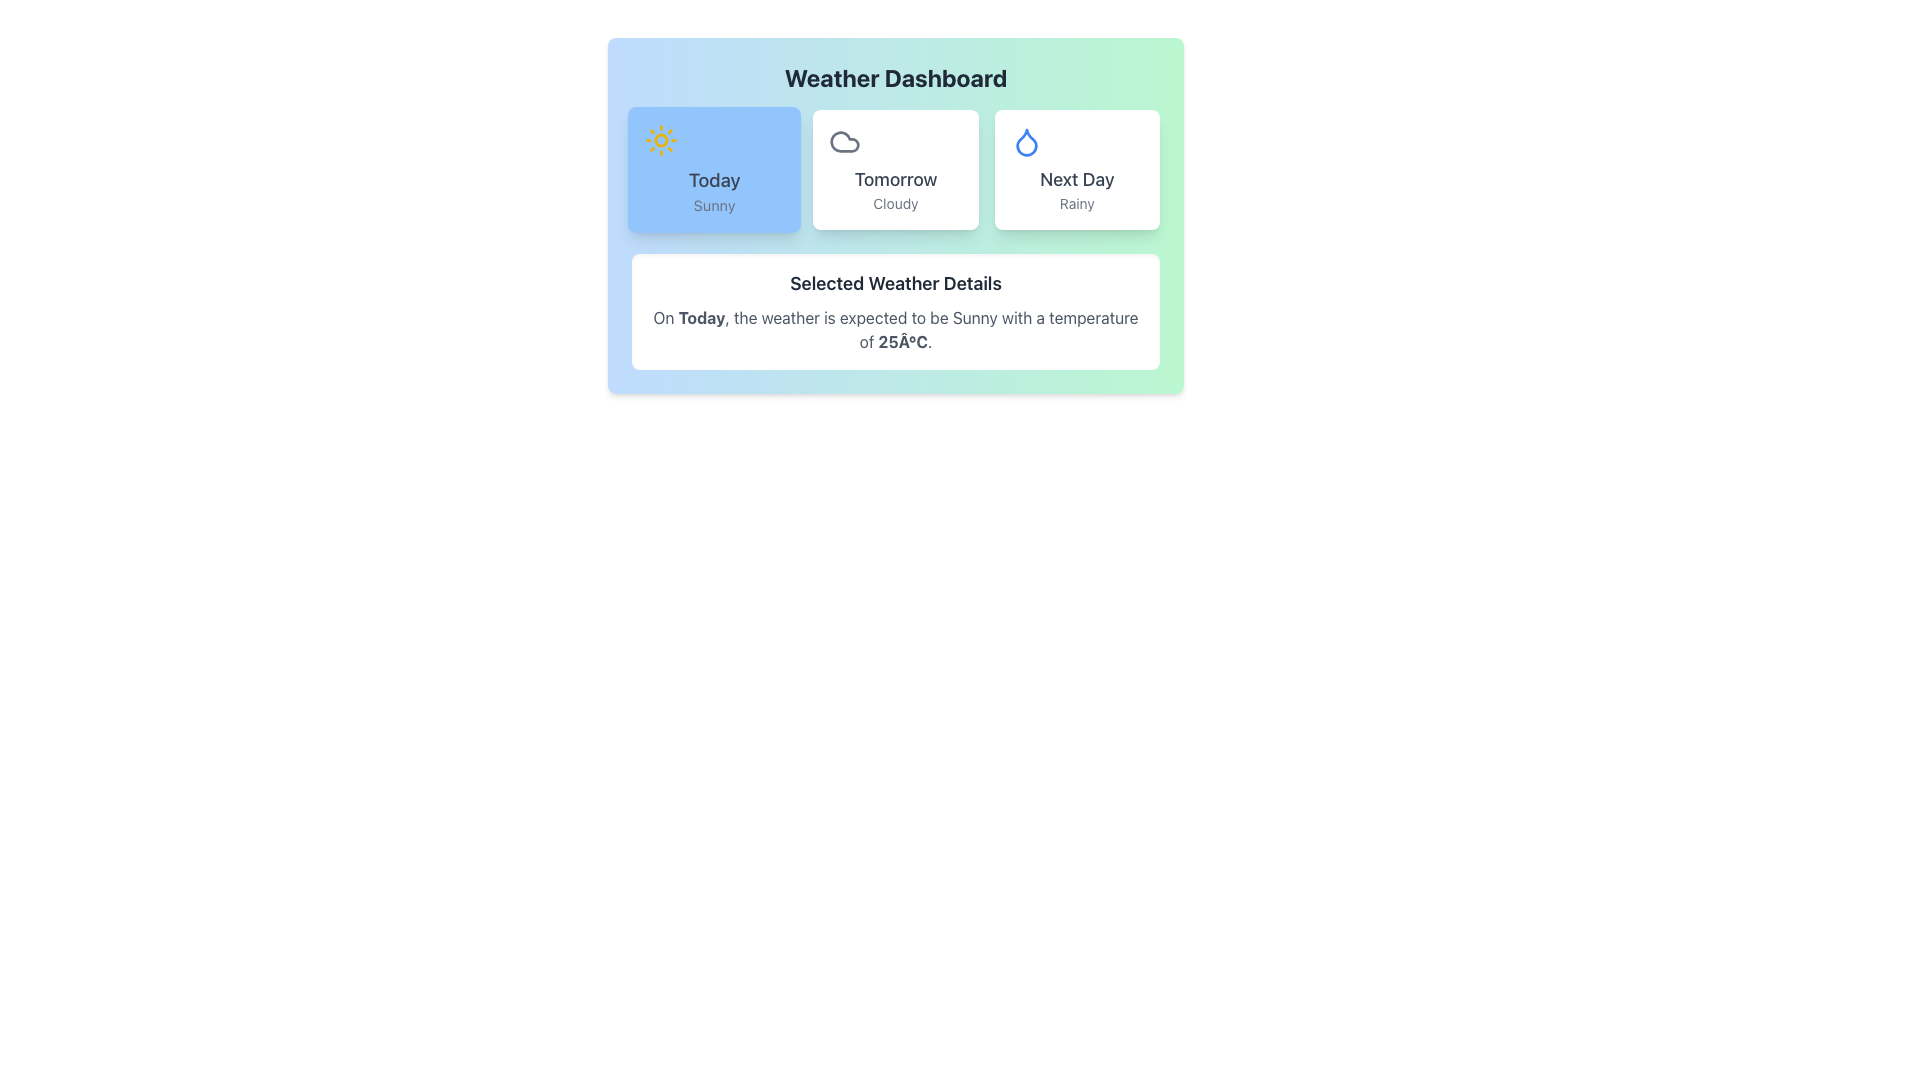 Image resolution: width=1920 pixels, height=1080 pixels. What do you see at coordinates (895, 204) in the screenshot?
I see `text label containing the word 'Cloudy' that is styled in small gray font and positioned beneath the 'Tomorrow' header text within the middle weather information card` at bounding box center [895, 204].